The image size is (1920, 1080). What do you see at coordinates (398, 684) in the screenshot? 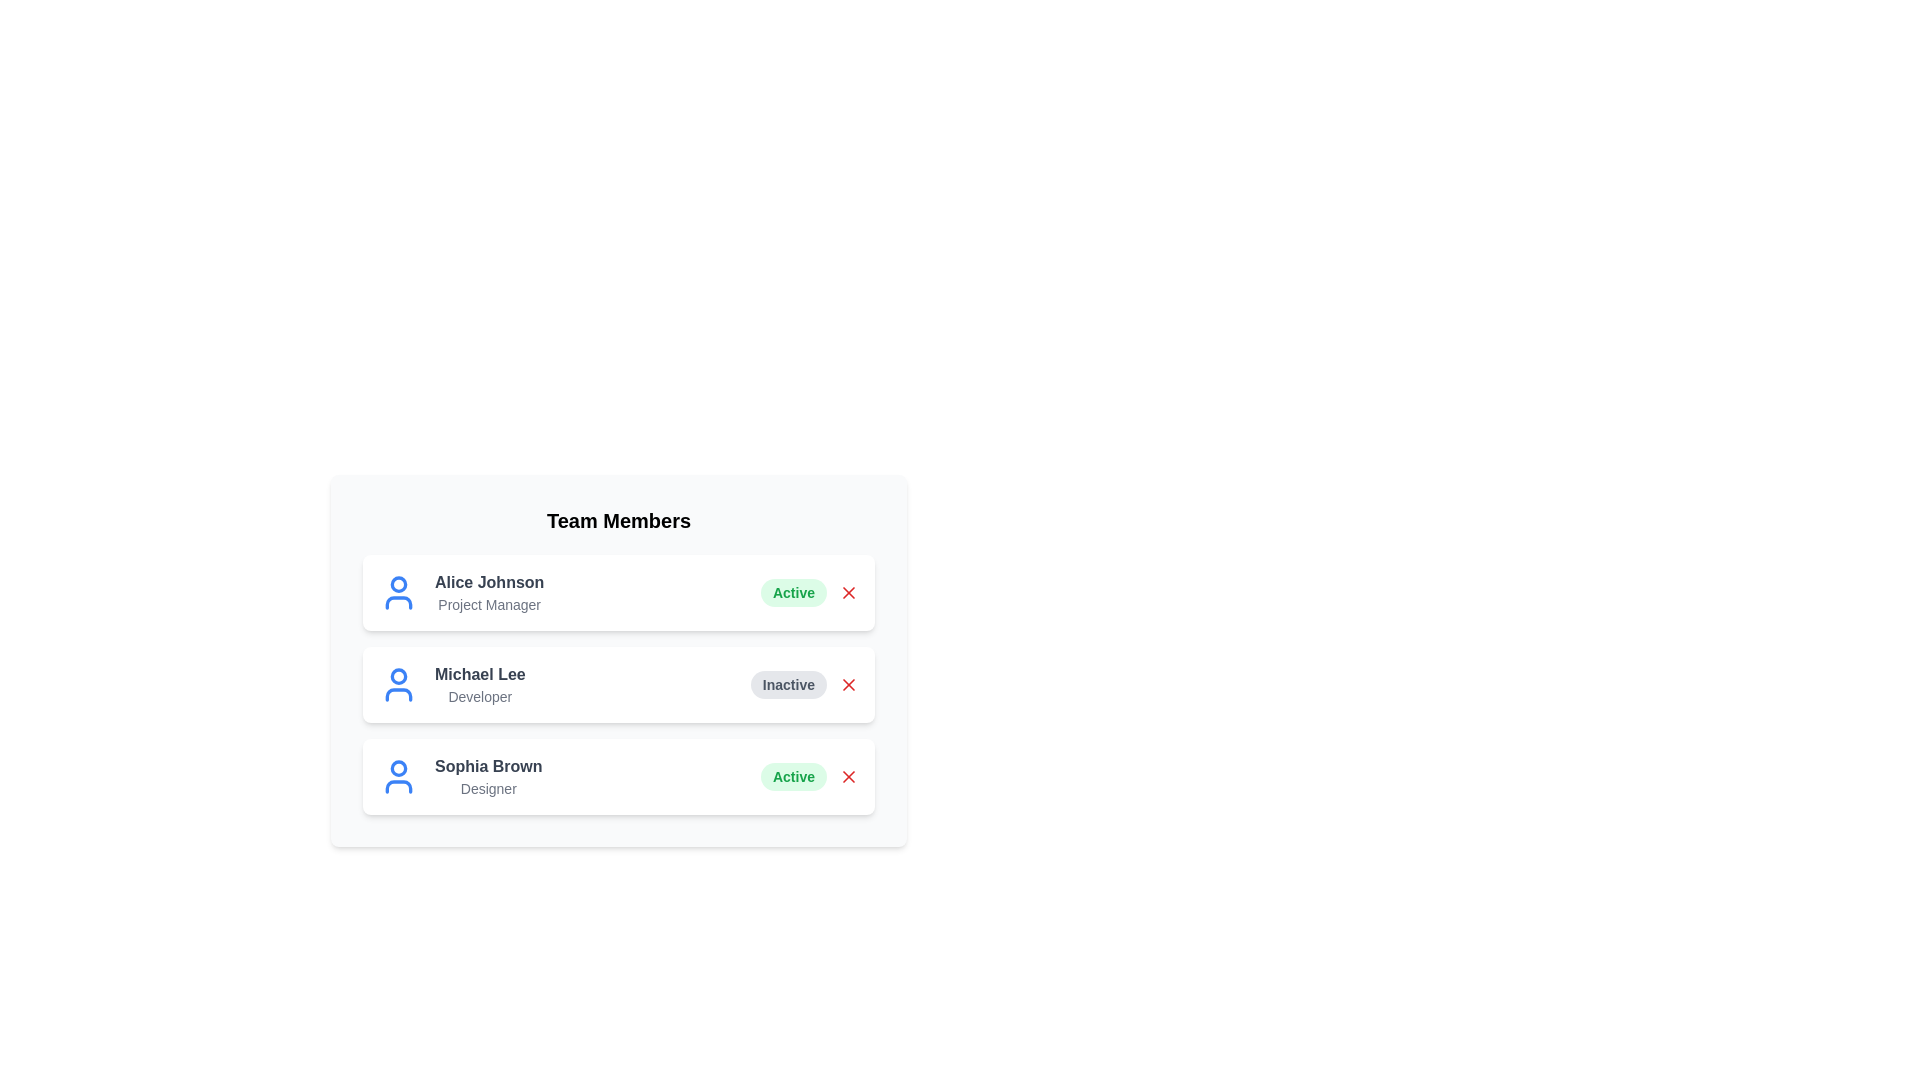
I see `the avatar icon of Michael Lee` at bounding box center [398, 684].